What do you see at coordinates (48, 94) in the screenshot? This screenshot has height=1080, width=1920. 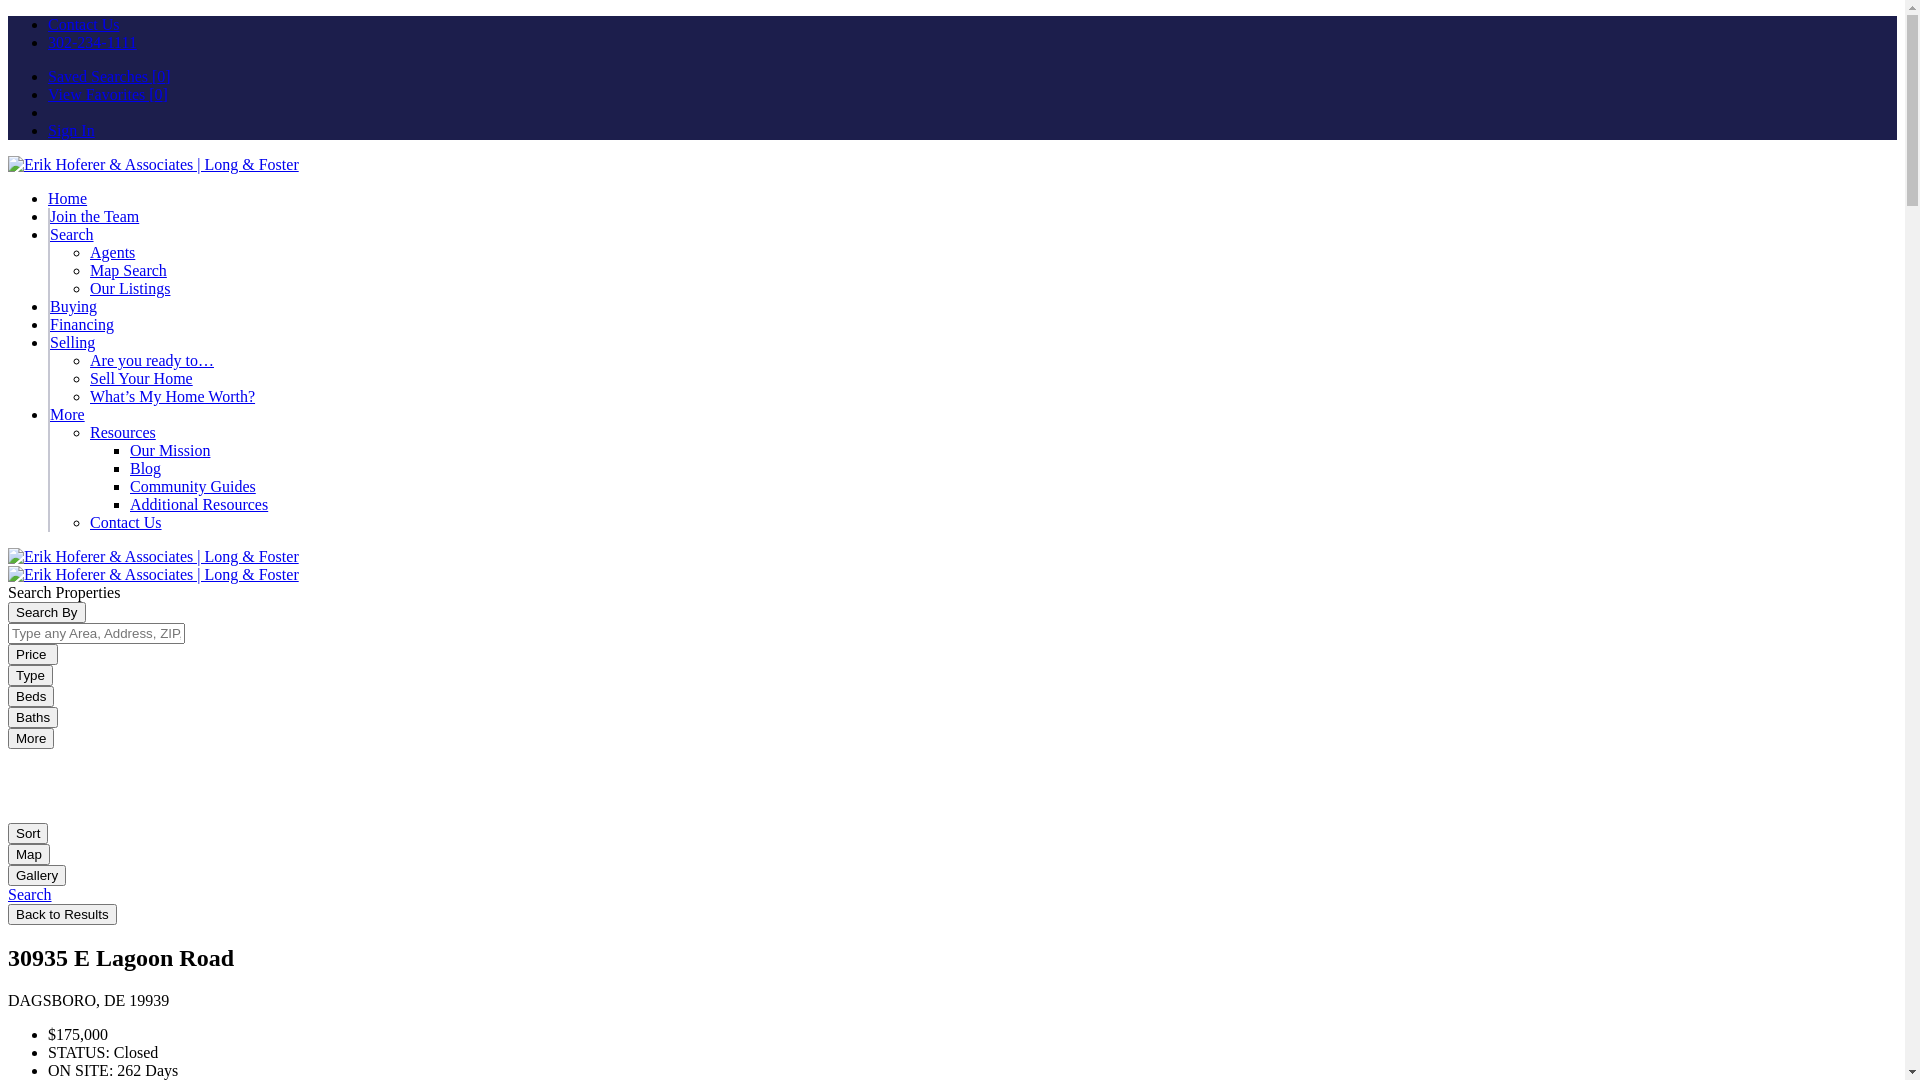 I see `'View Favorites [0]'` at bounding box center [48, 94].